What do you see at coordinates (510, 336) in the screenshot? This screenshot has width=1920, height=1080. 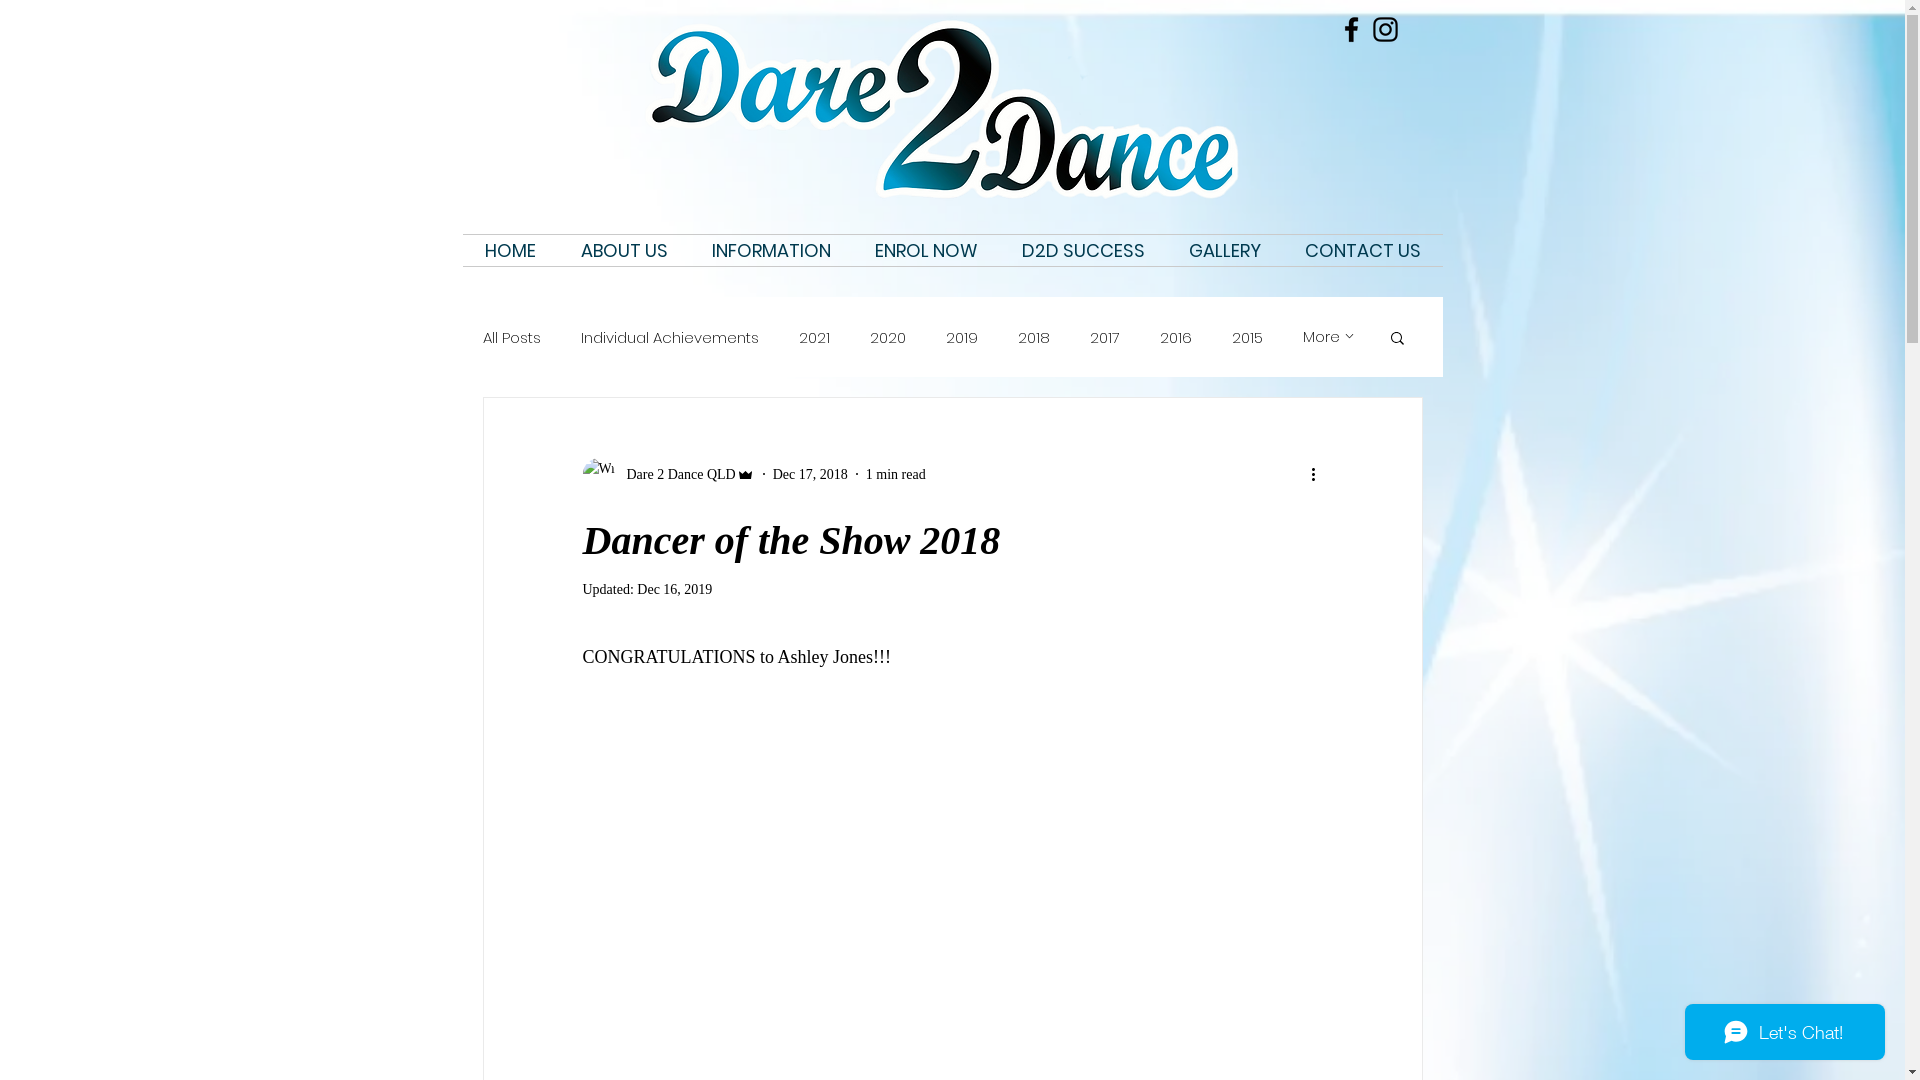 I see `'All Posts'` at bounding box center [510, 336].